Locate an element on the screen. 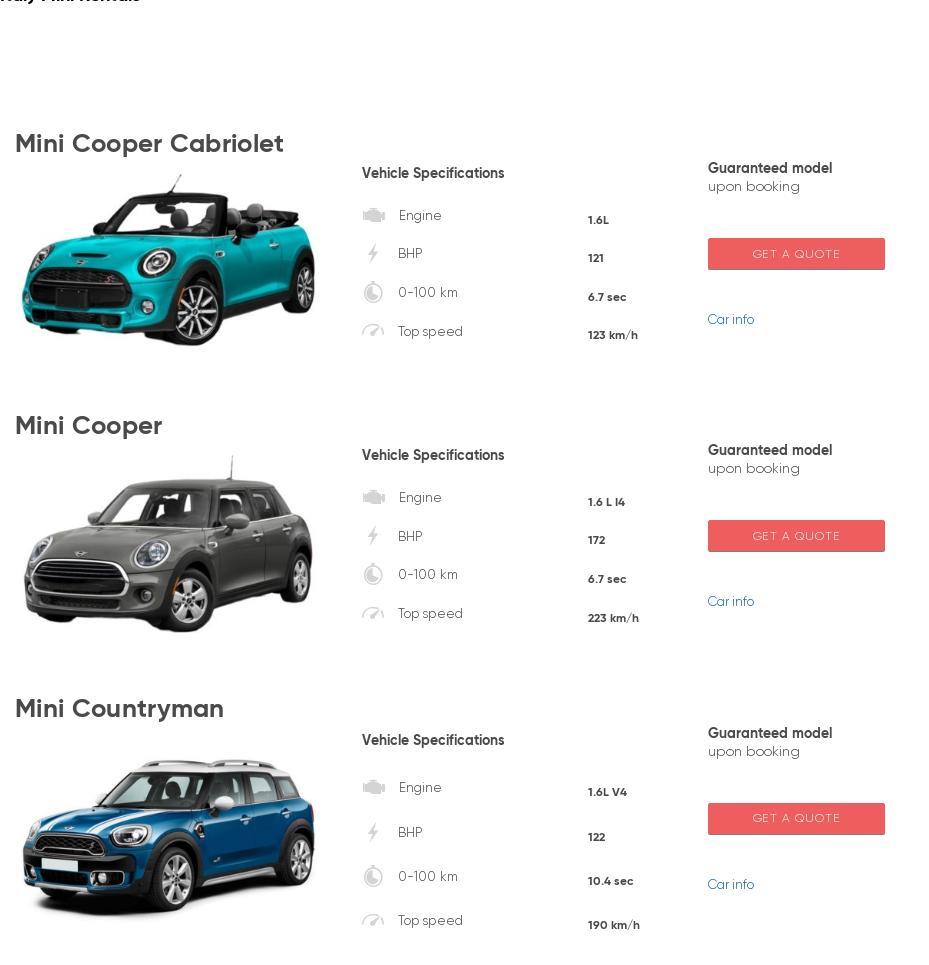  'of' is located at coordinates (433, 799).